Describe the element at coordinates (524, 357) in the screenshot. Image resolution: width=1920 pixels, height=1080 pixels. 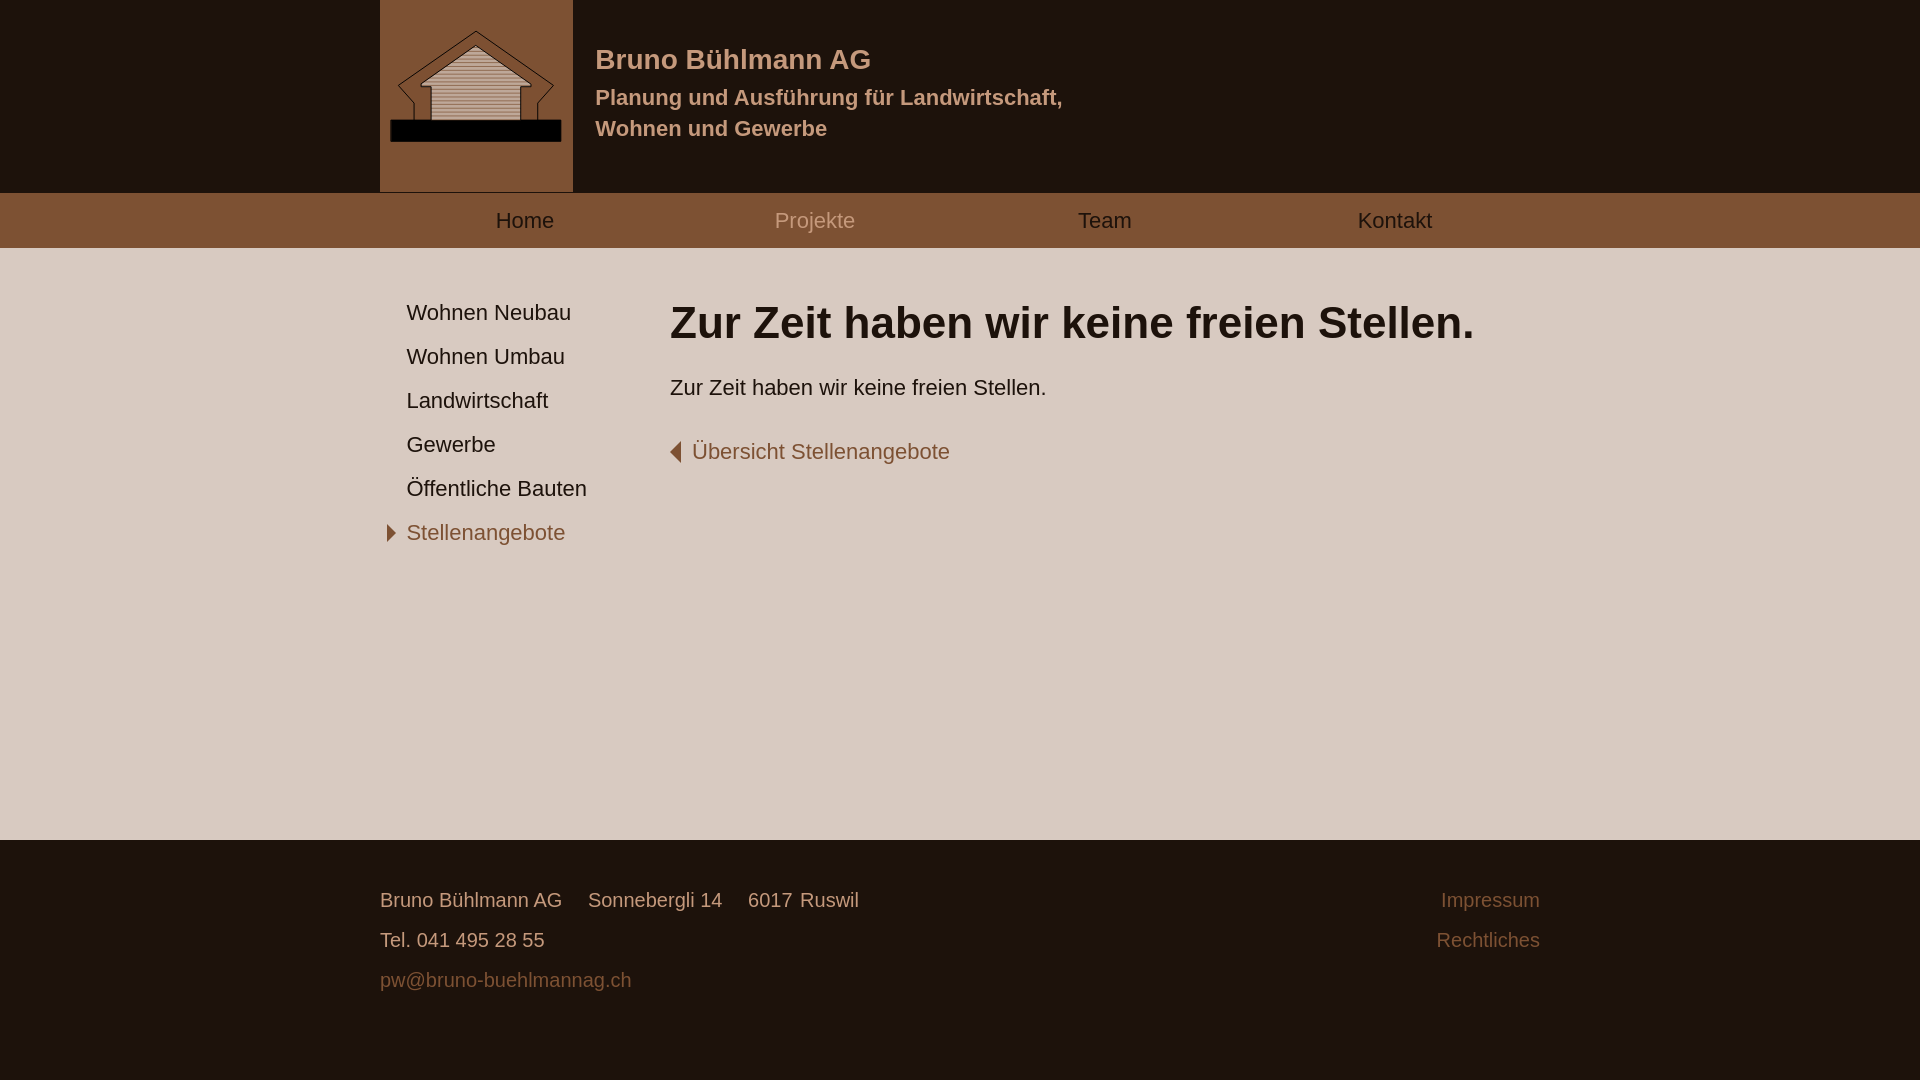
I see `'Wohnen Umbau'` at that location.